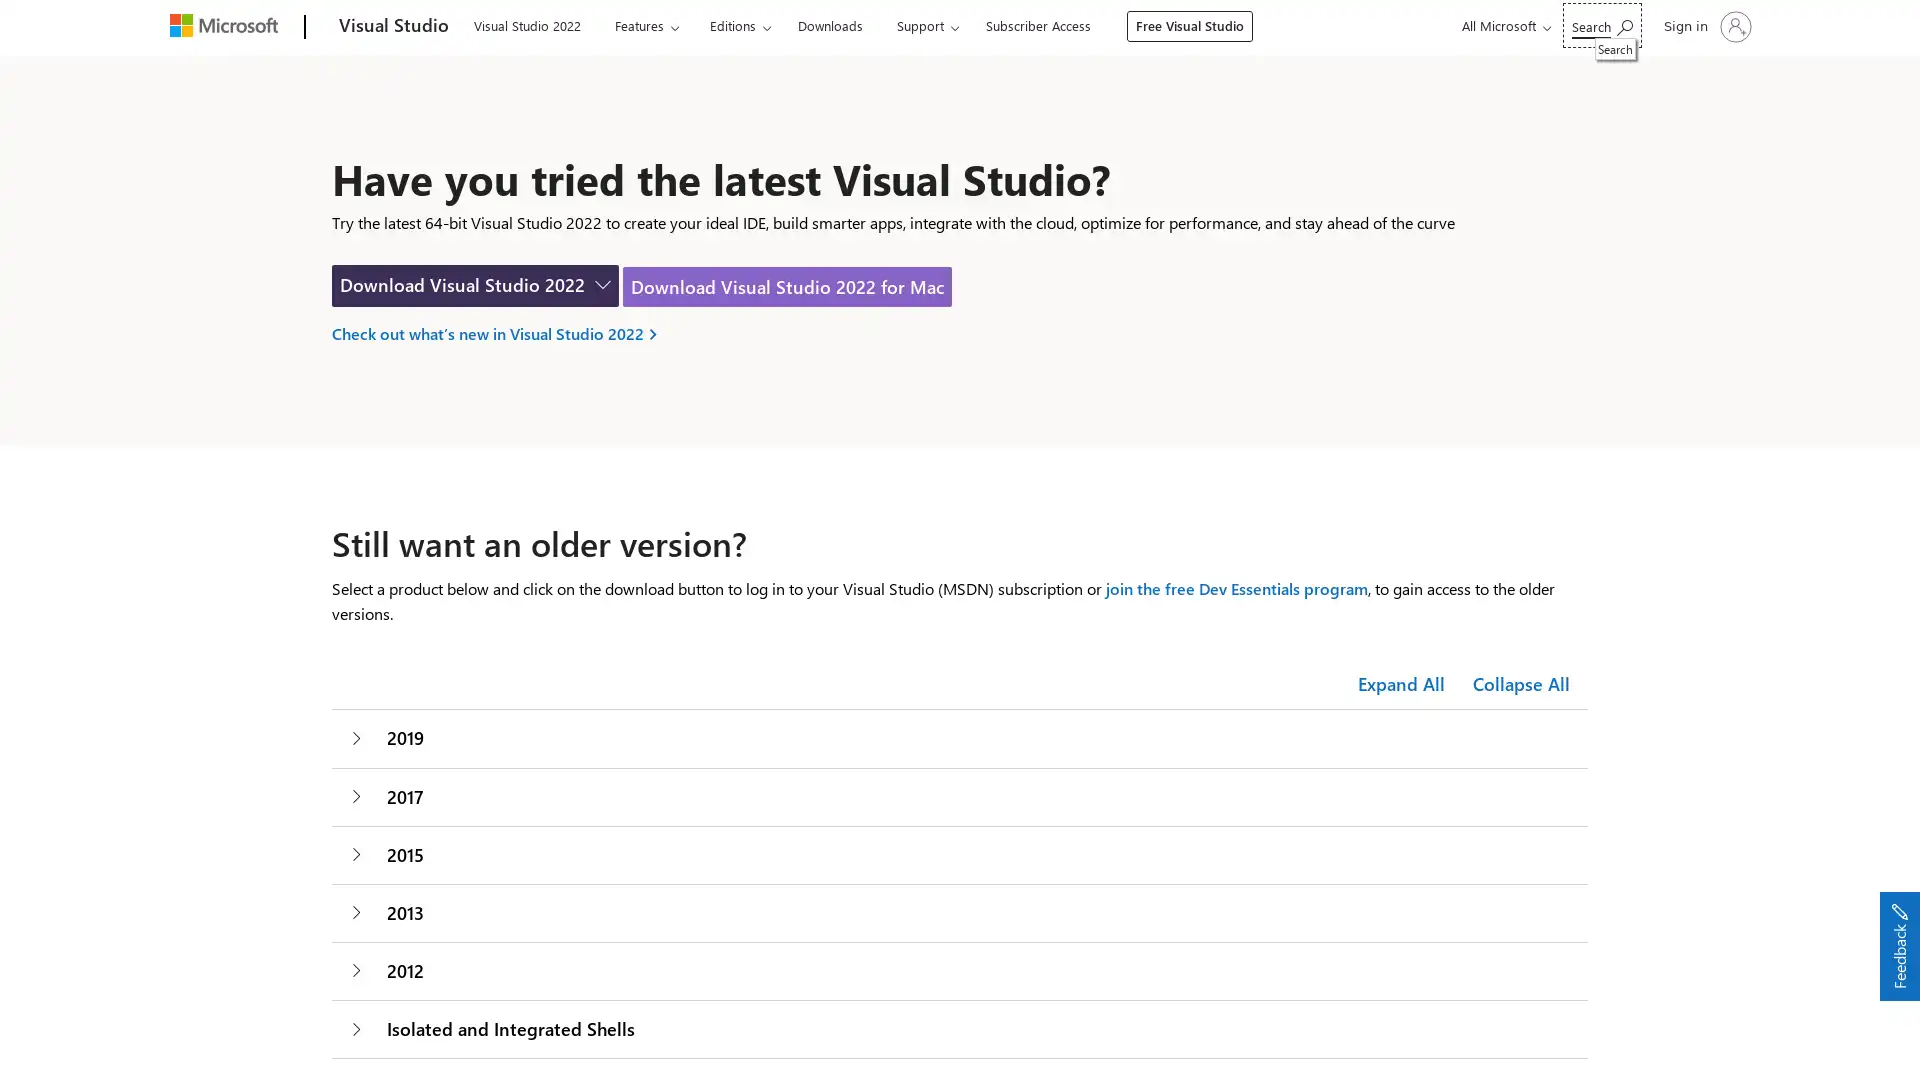  What do you see at coordinates (1400, 682) in the screenshot?
I see `Expand All` at bounding box center [1400, 682].